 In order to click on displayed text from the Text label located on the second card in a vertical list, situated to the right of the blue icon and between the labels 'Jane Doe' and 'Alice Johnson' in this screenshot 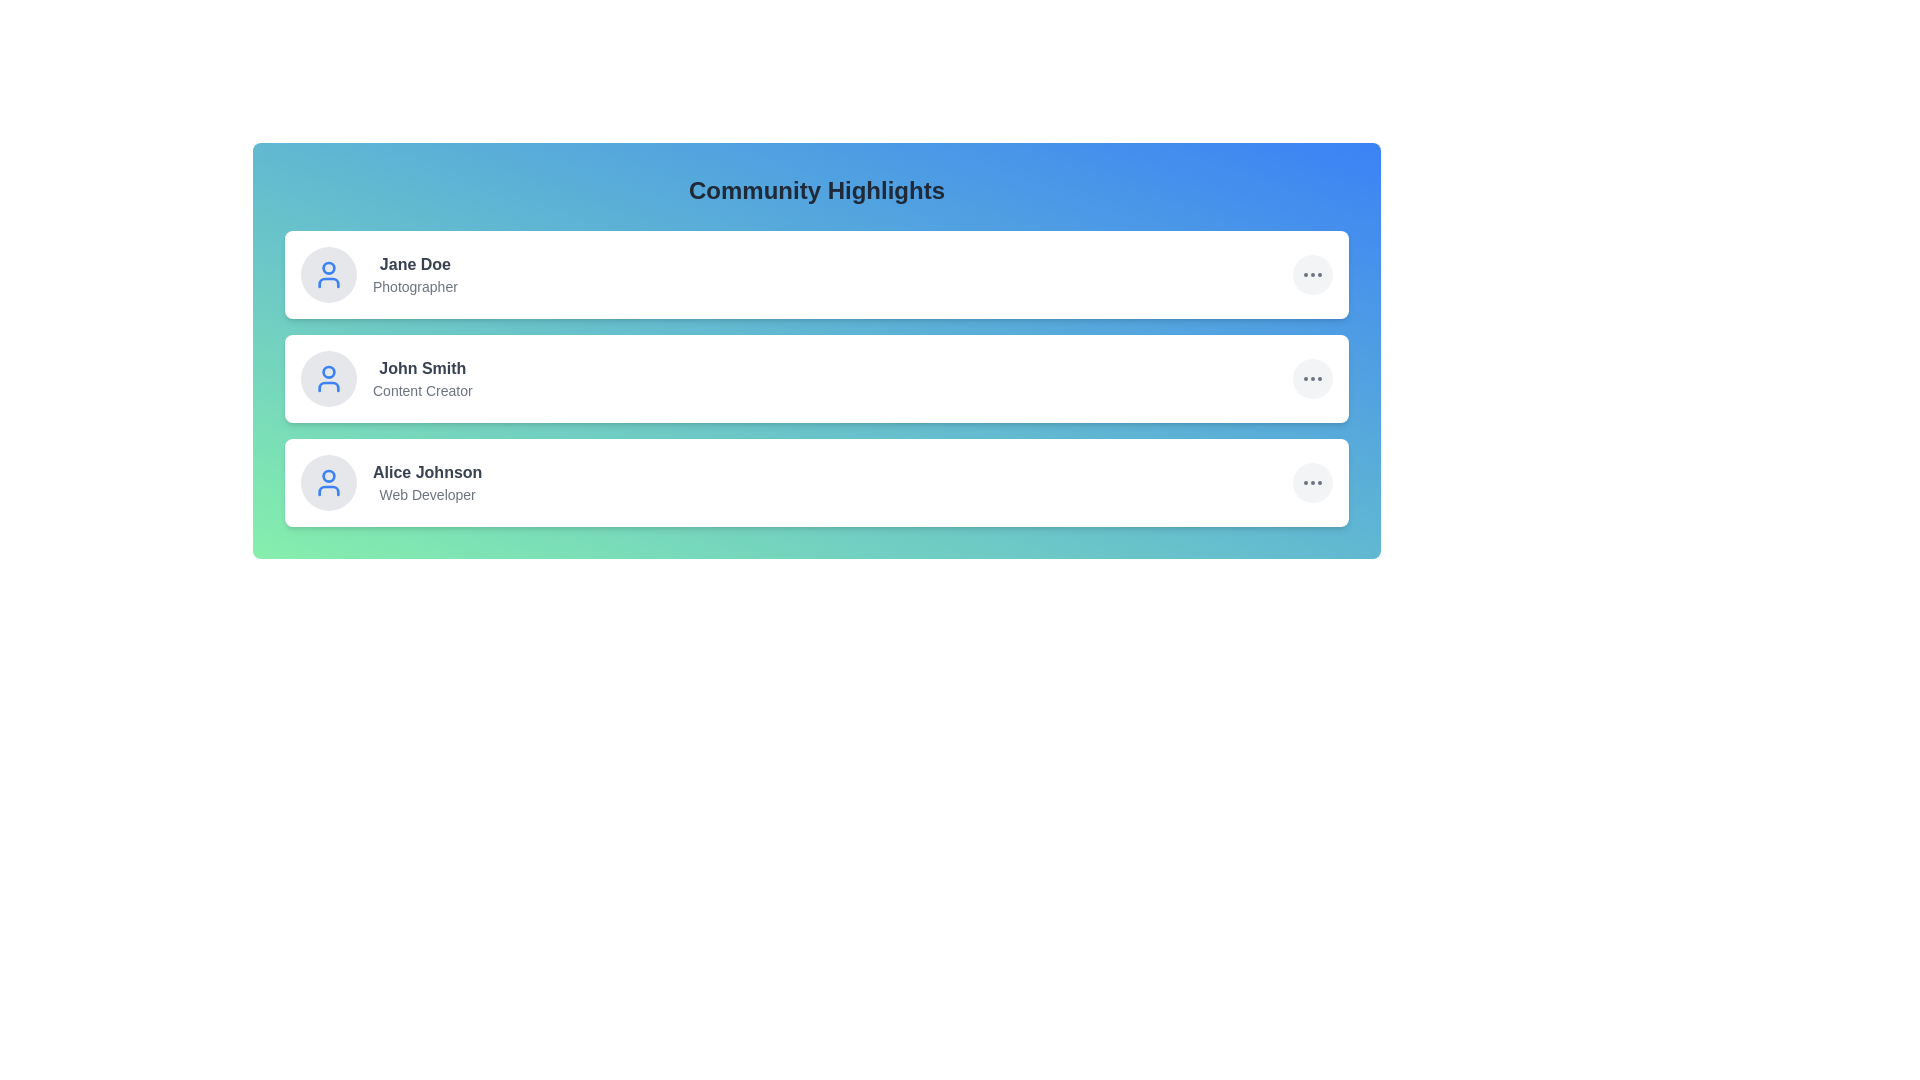, I will do `click(421, 378)`.